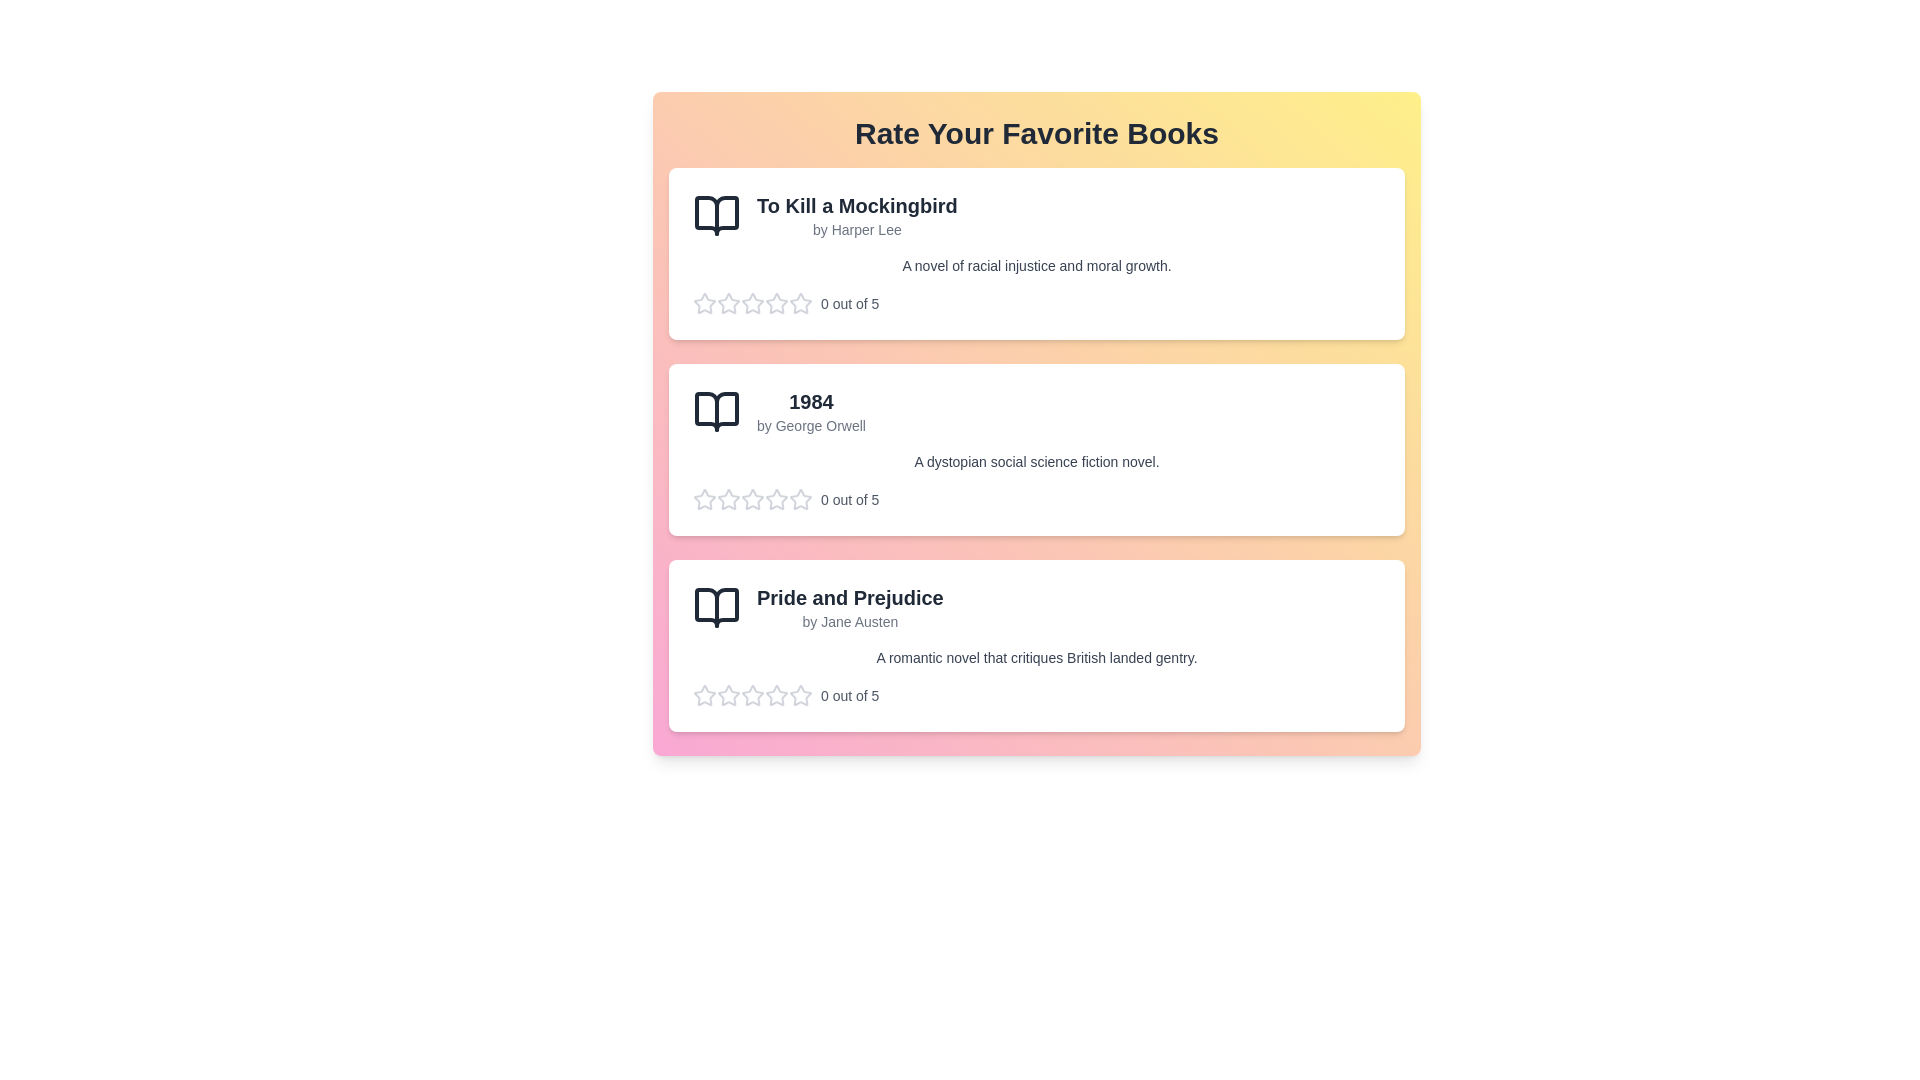 Image resolution: width=1920 pixels, height=1080 pixels. What do you see at coordinates (1036, 658) in the screenshot?
I see `the text block displaying 'A romantic novel that critiques British landed gentry.' which is located in the third card representing the book 'Pride and Prejudice'` at bounding box center [1036, 658].